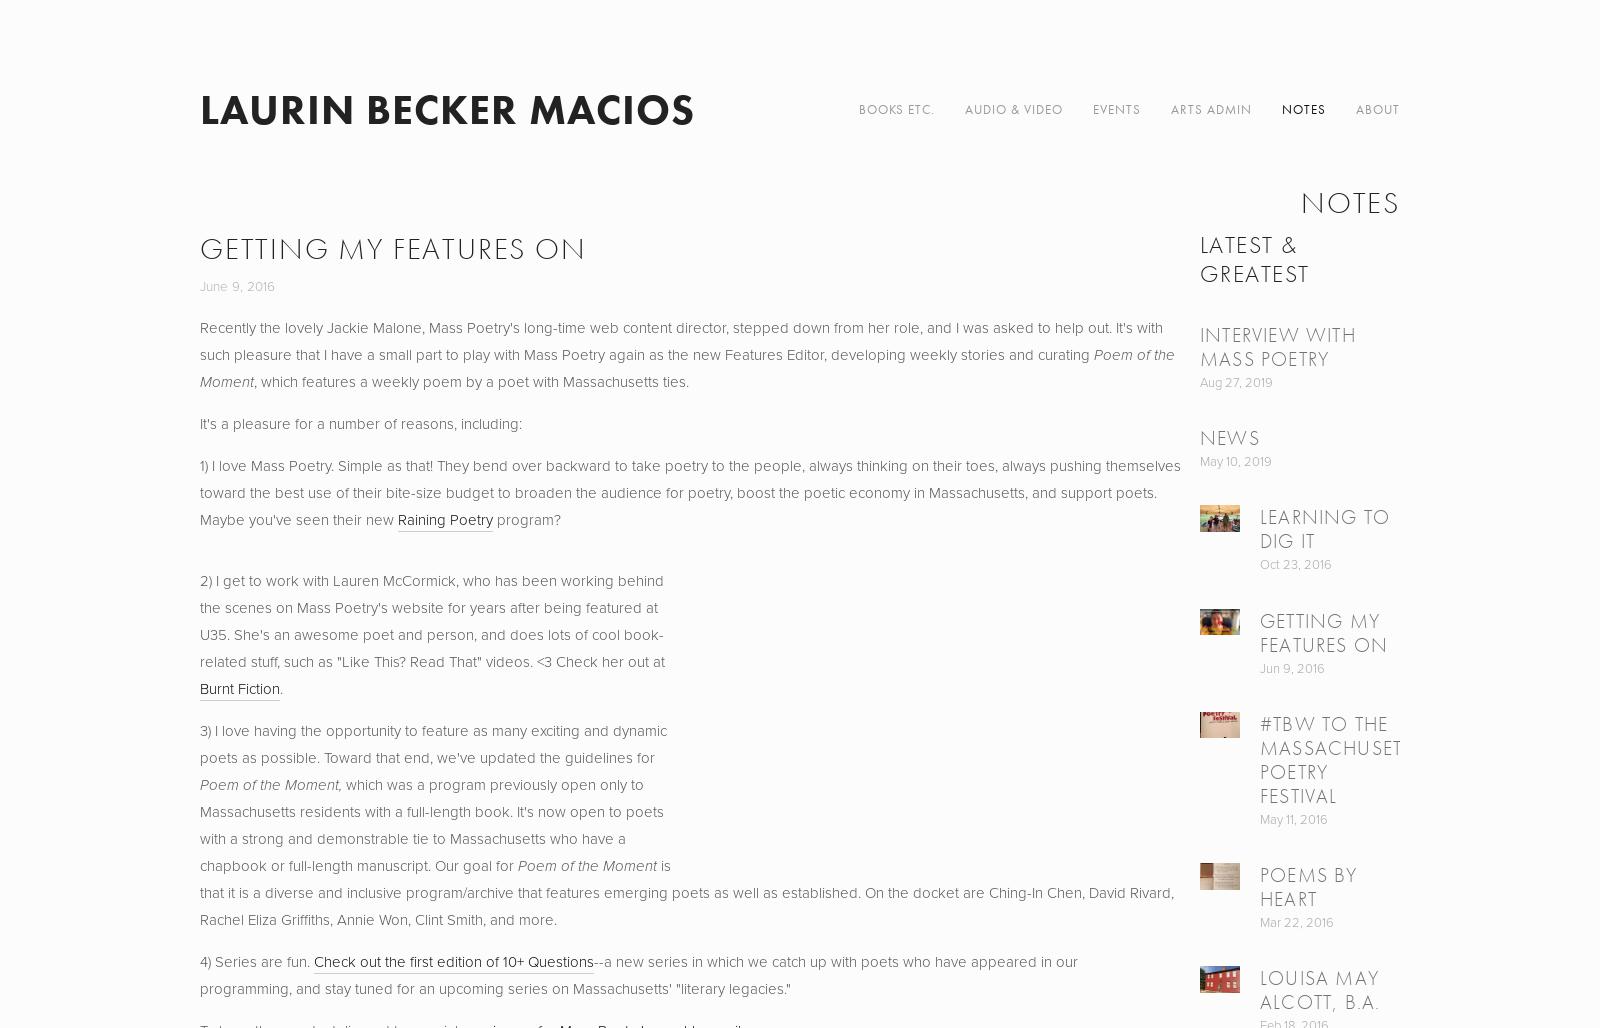 The height and width of the screenshot is (1028, 1600). Describe the element at coordinates (199, 784) in the screenshot. I see `'Poem of the Moment,'` at that location.